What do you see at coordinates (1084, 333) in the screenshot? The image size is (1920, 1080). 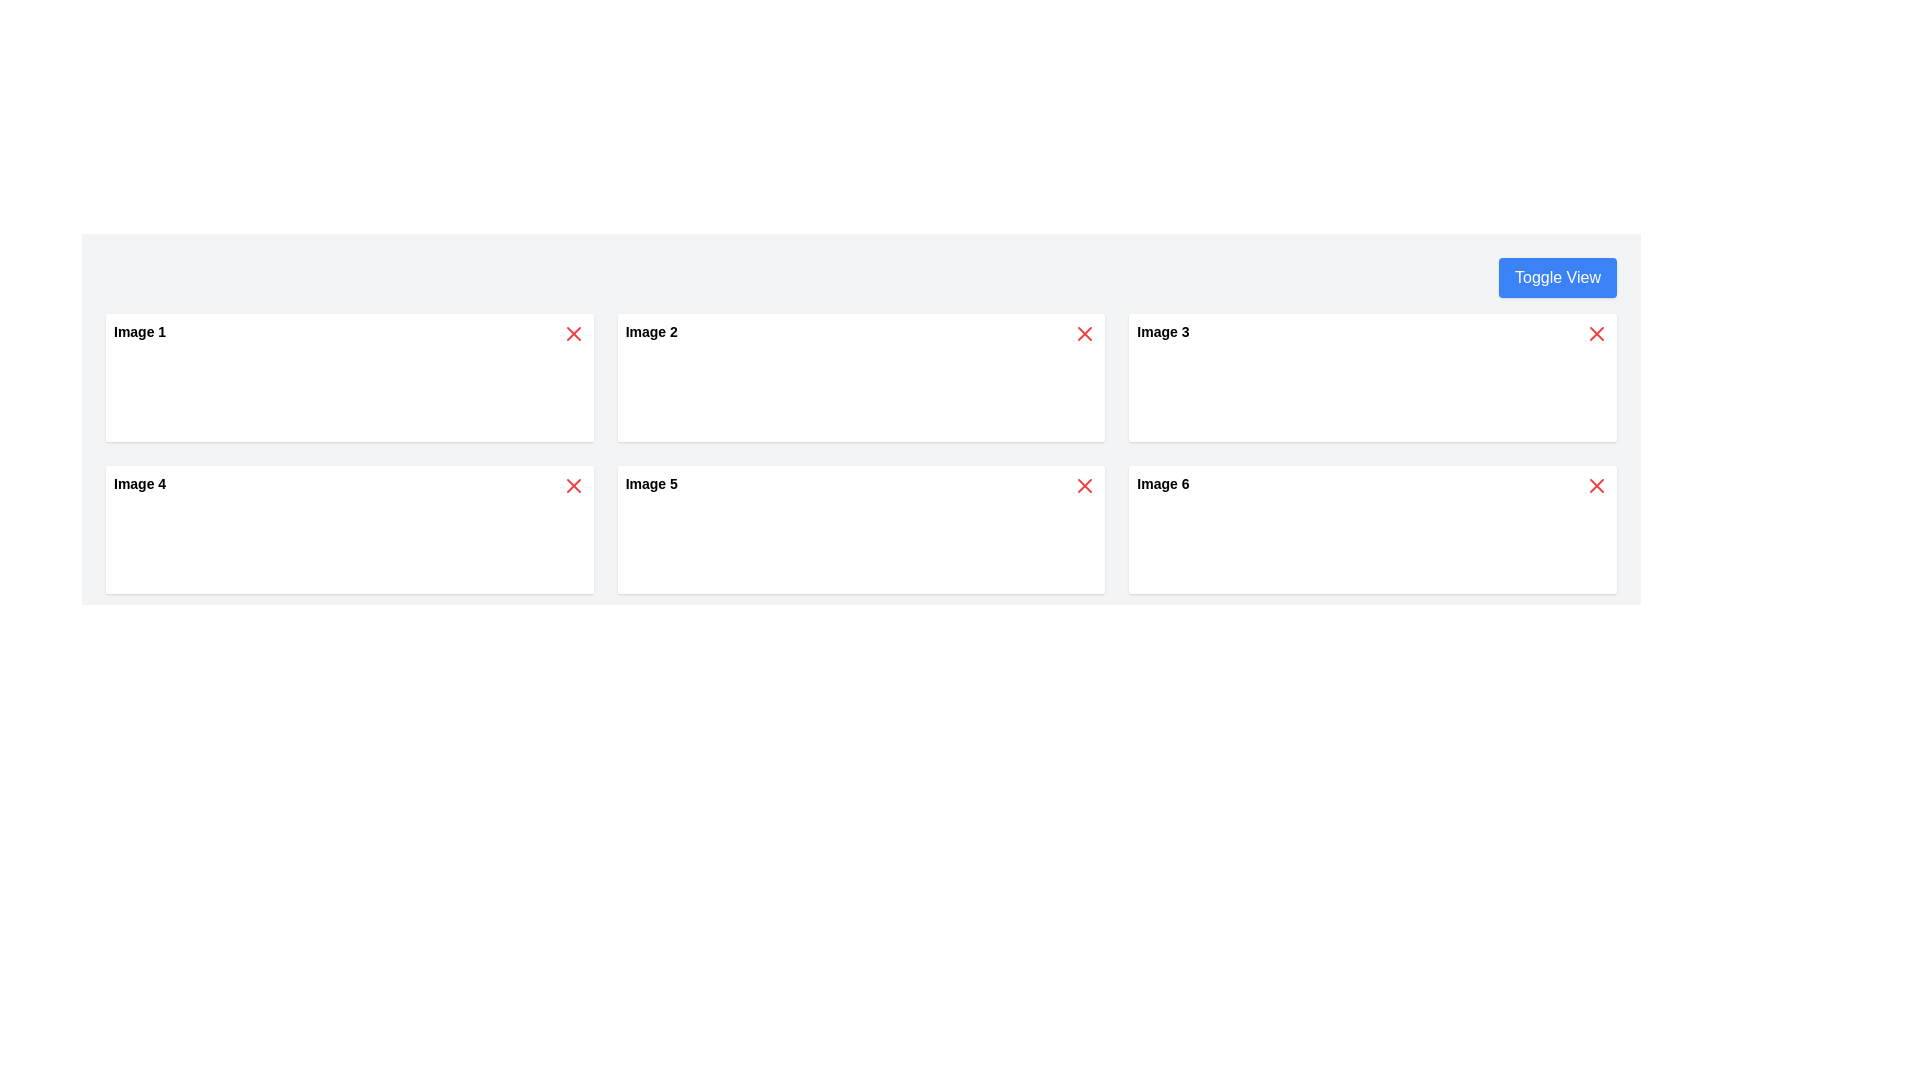 I see `the close button located in the top right corner of the second box in the first row of the grid layout` at bounding box center [1084, 333].